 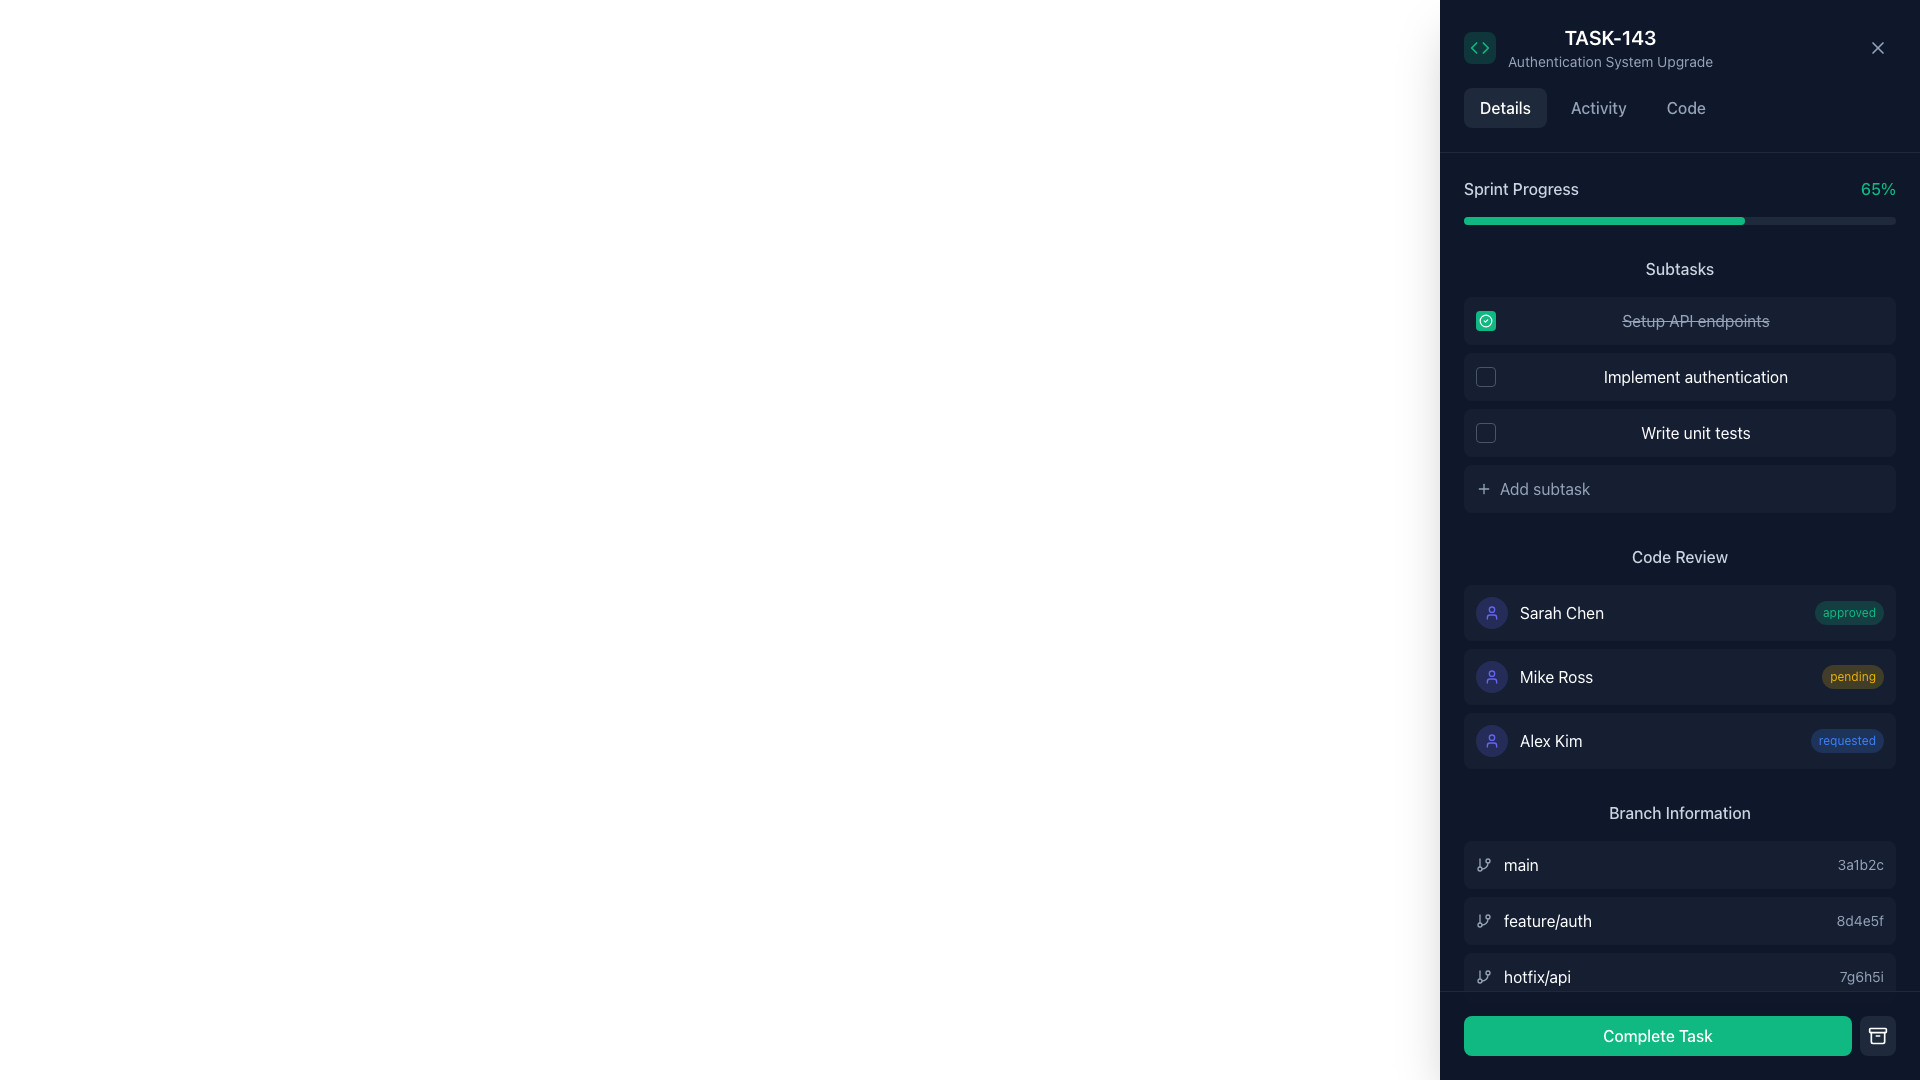 I want to click on the 'Add subtask' text label within the button control, so click(x=1544, y=489).